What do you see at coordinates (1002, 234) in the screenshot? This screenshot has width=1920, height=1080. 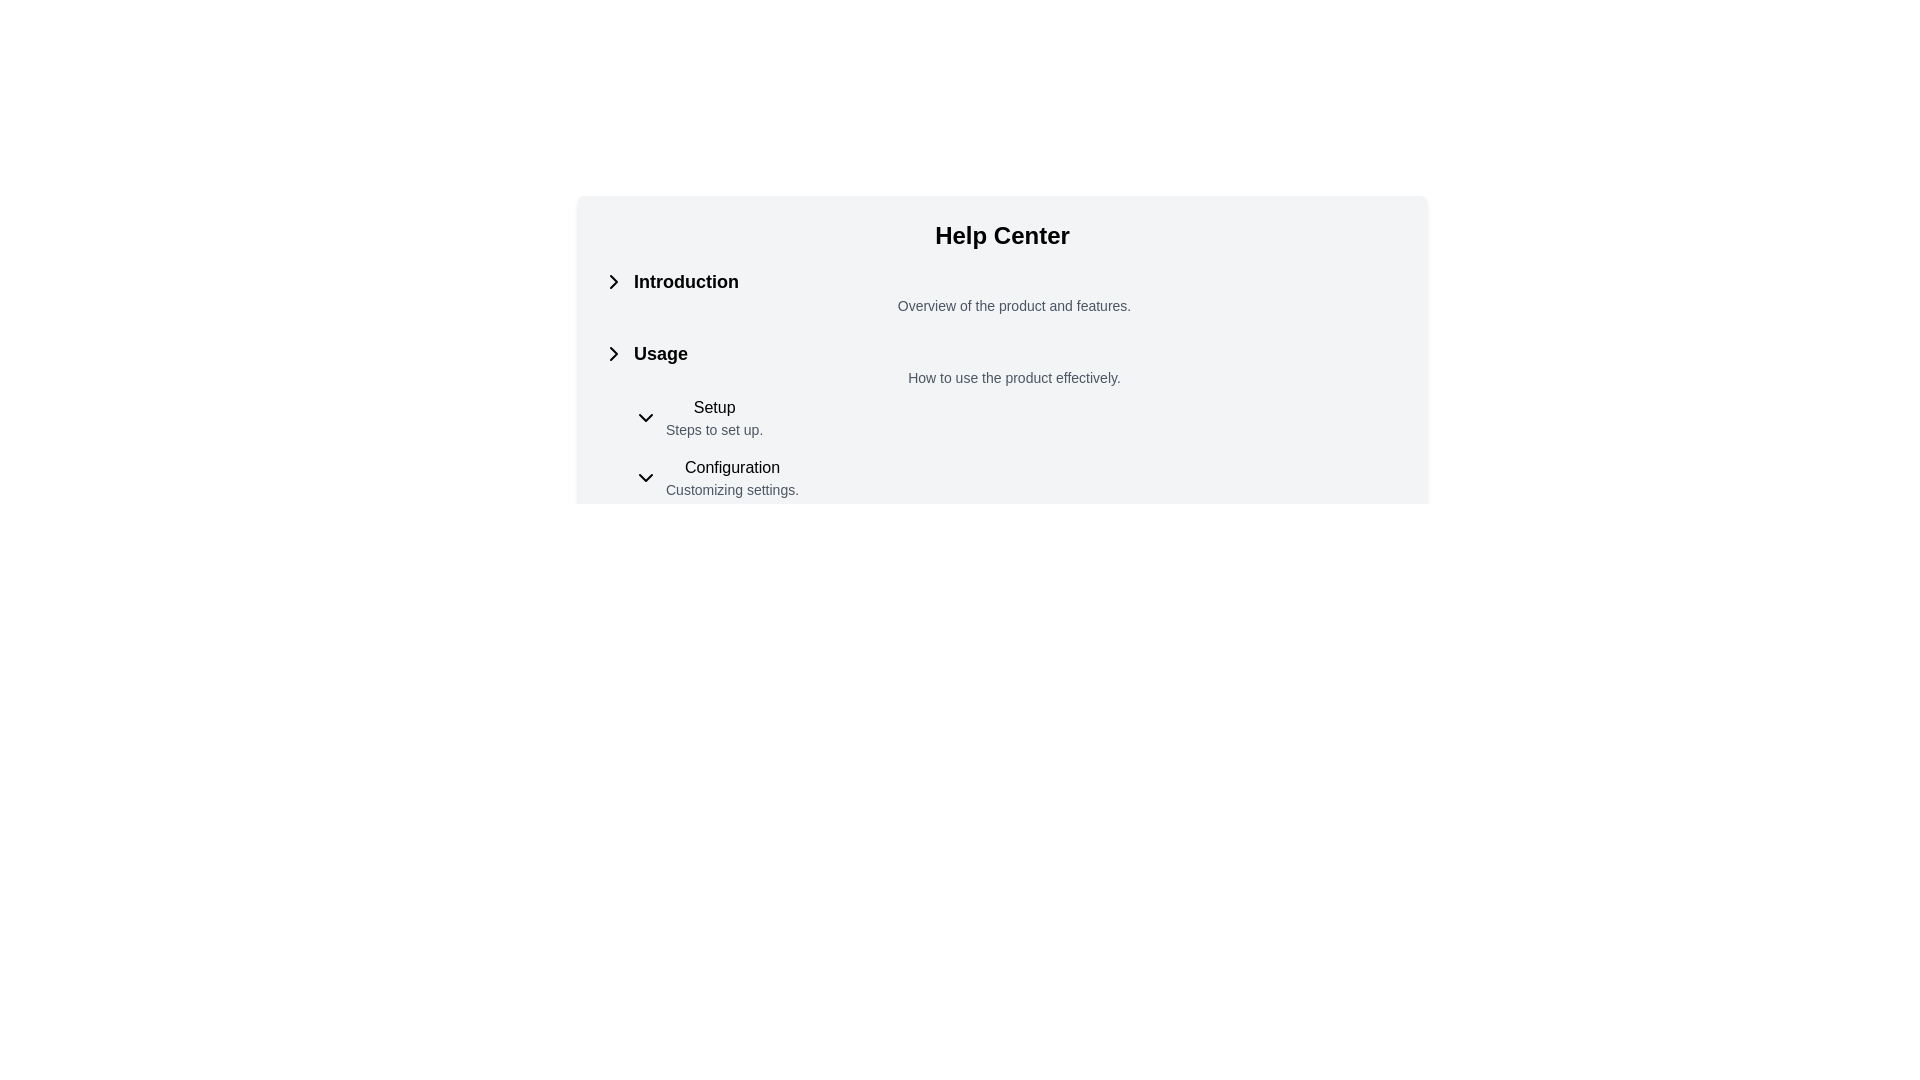 I see `'Help Center' header text, which is a bold and prominent element styled in large font size at the top of the section` at bounding box center [1002, 234].